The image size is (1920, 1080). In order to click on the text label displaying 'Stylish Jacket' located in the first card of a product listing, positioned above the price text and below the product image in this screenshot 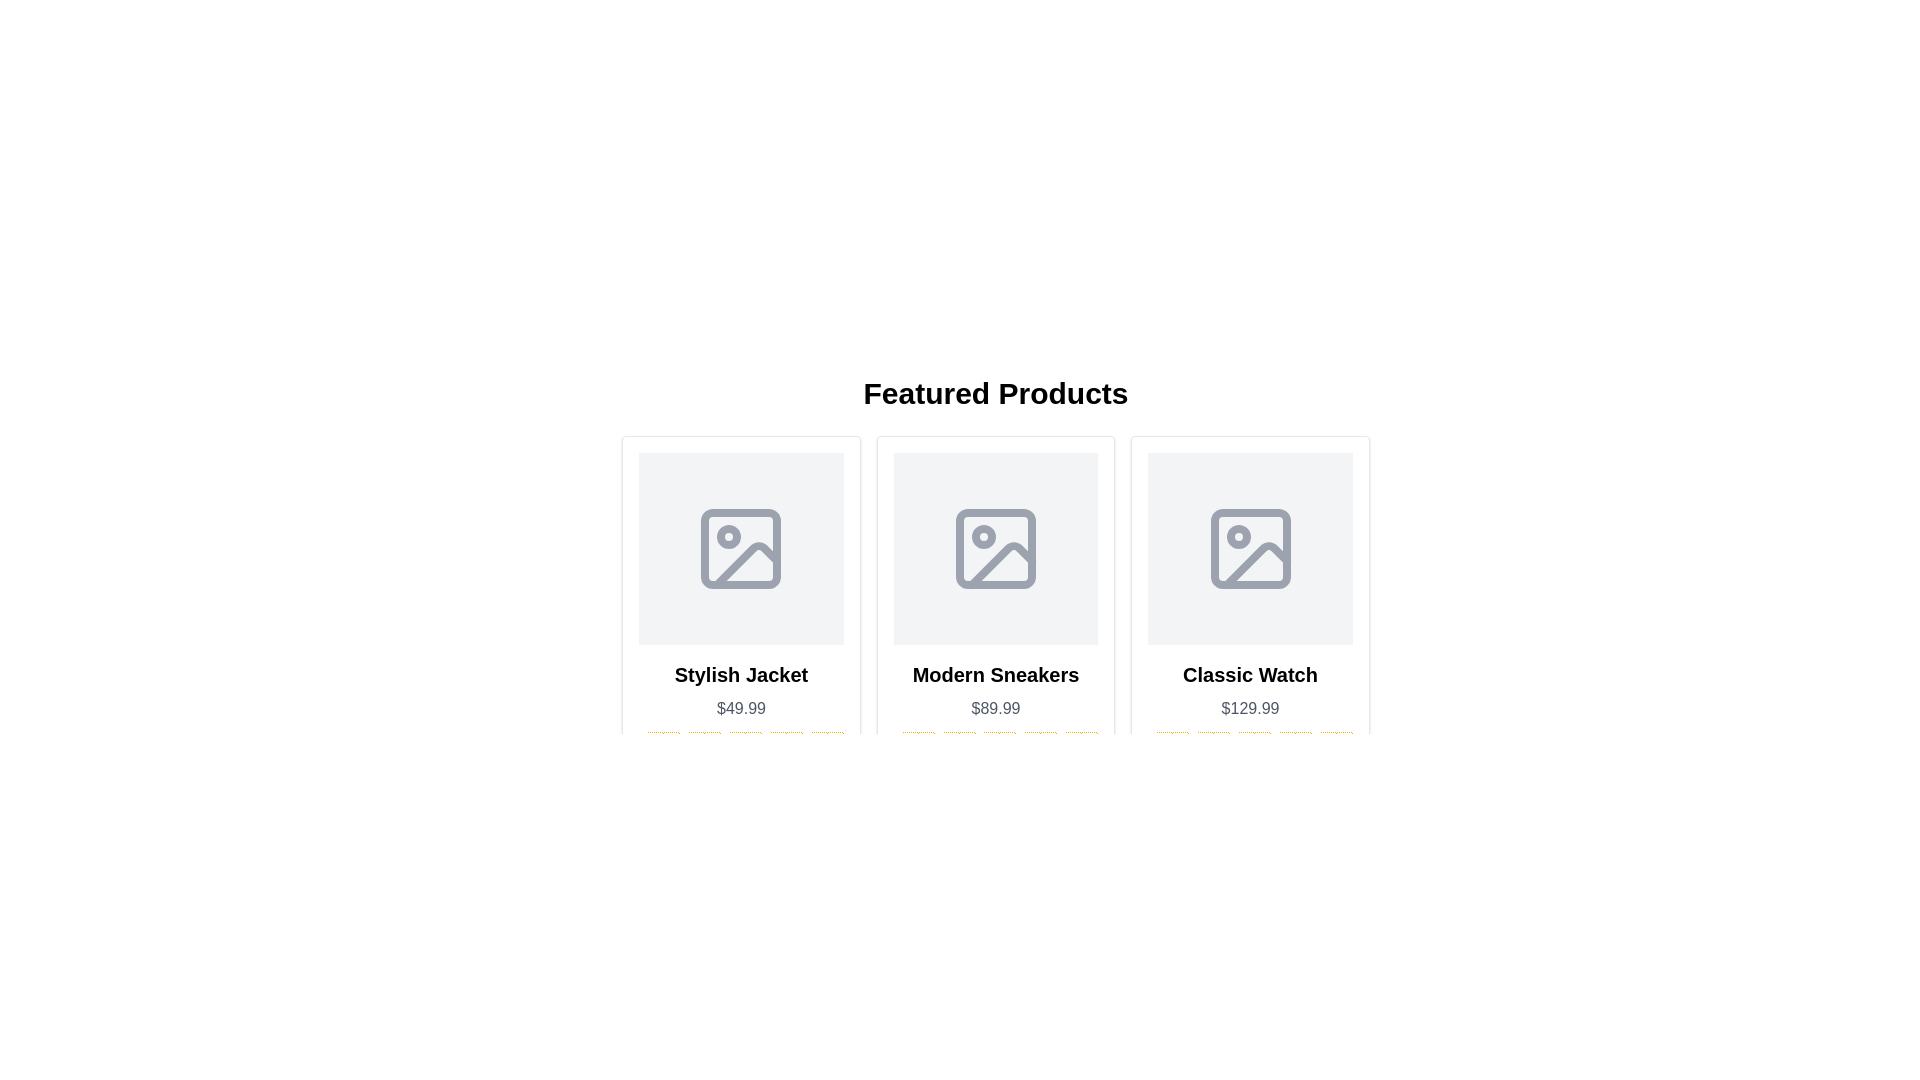, I will do `click(740, 675)`.